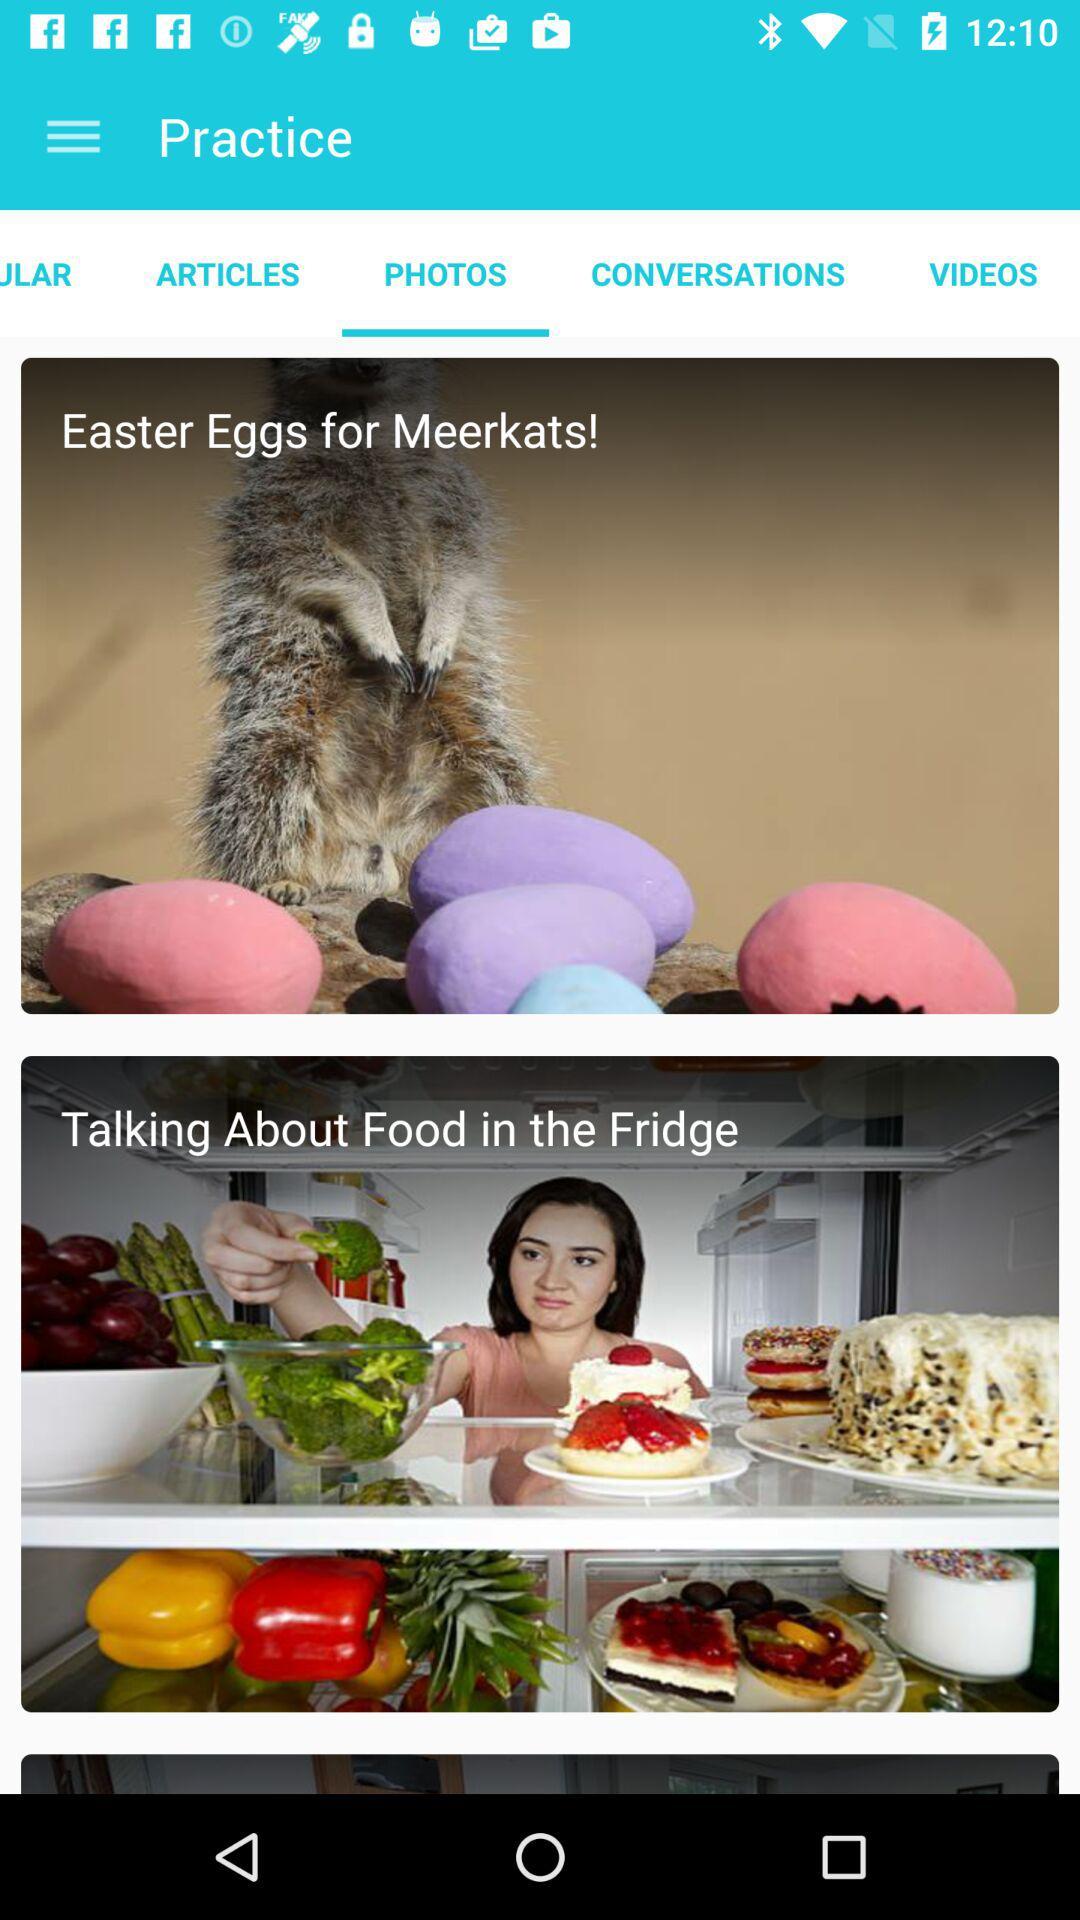  Describe the element at coordinates (982, 272) in the screenshot. I see `the videos icon` at that location.